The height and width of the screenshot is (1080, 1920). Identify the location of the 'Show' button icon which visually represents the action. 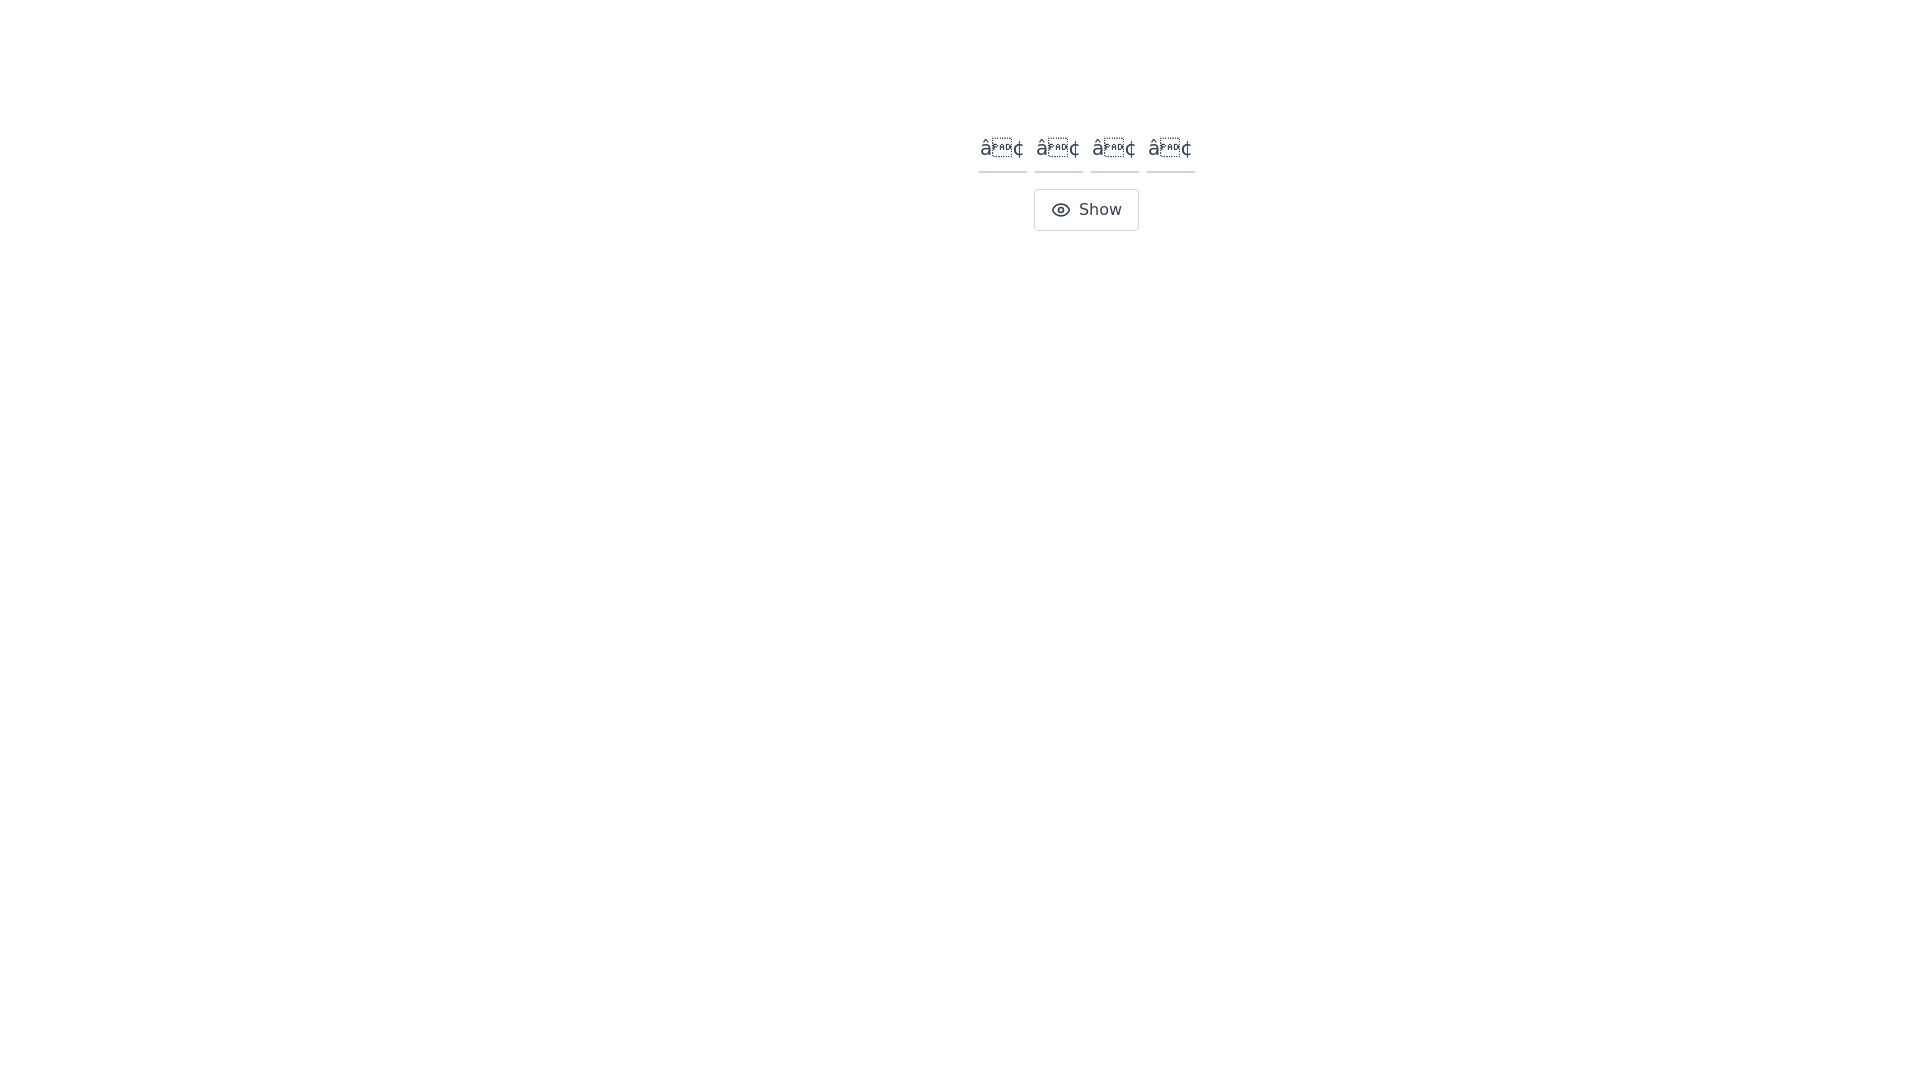
(1059, 209).